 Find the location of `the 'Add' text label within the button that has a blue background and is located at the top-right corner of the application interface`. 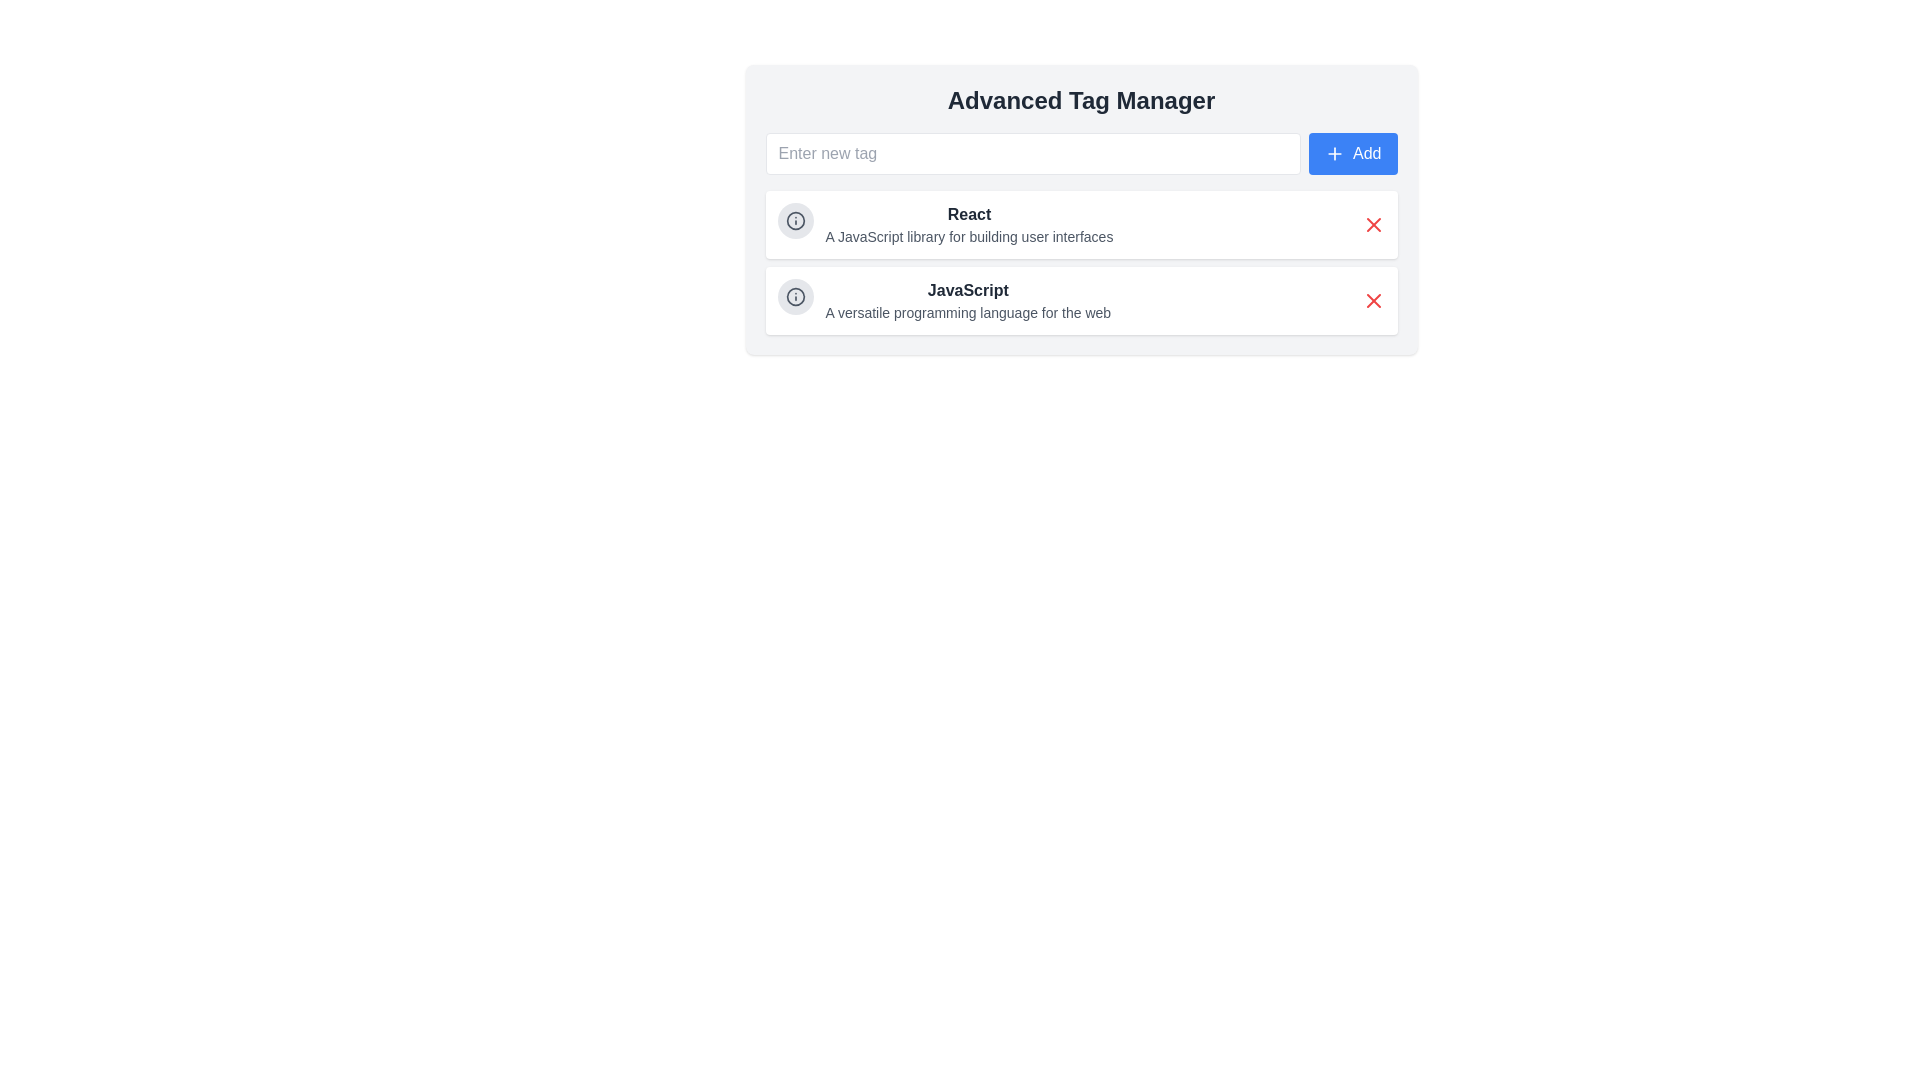

the 'Add' text label within the button that has a blue background and is located at the top-right corner of the application interface is located at coordinates (1366, 153).